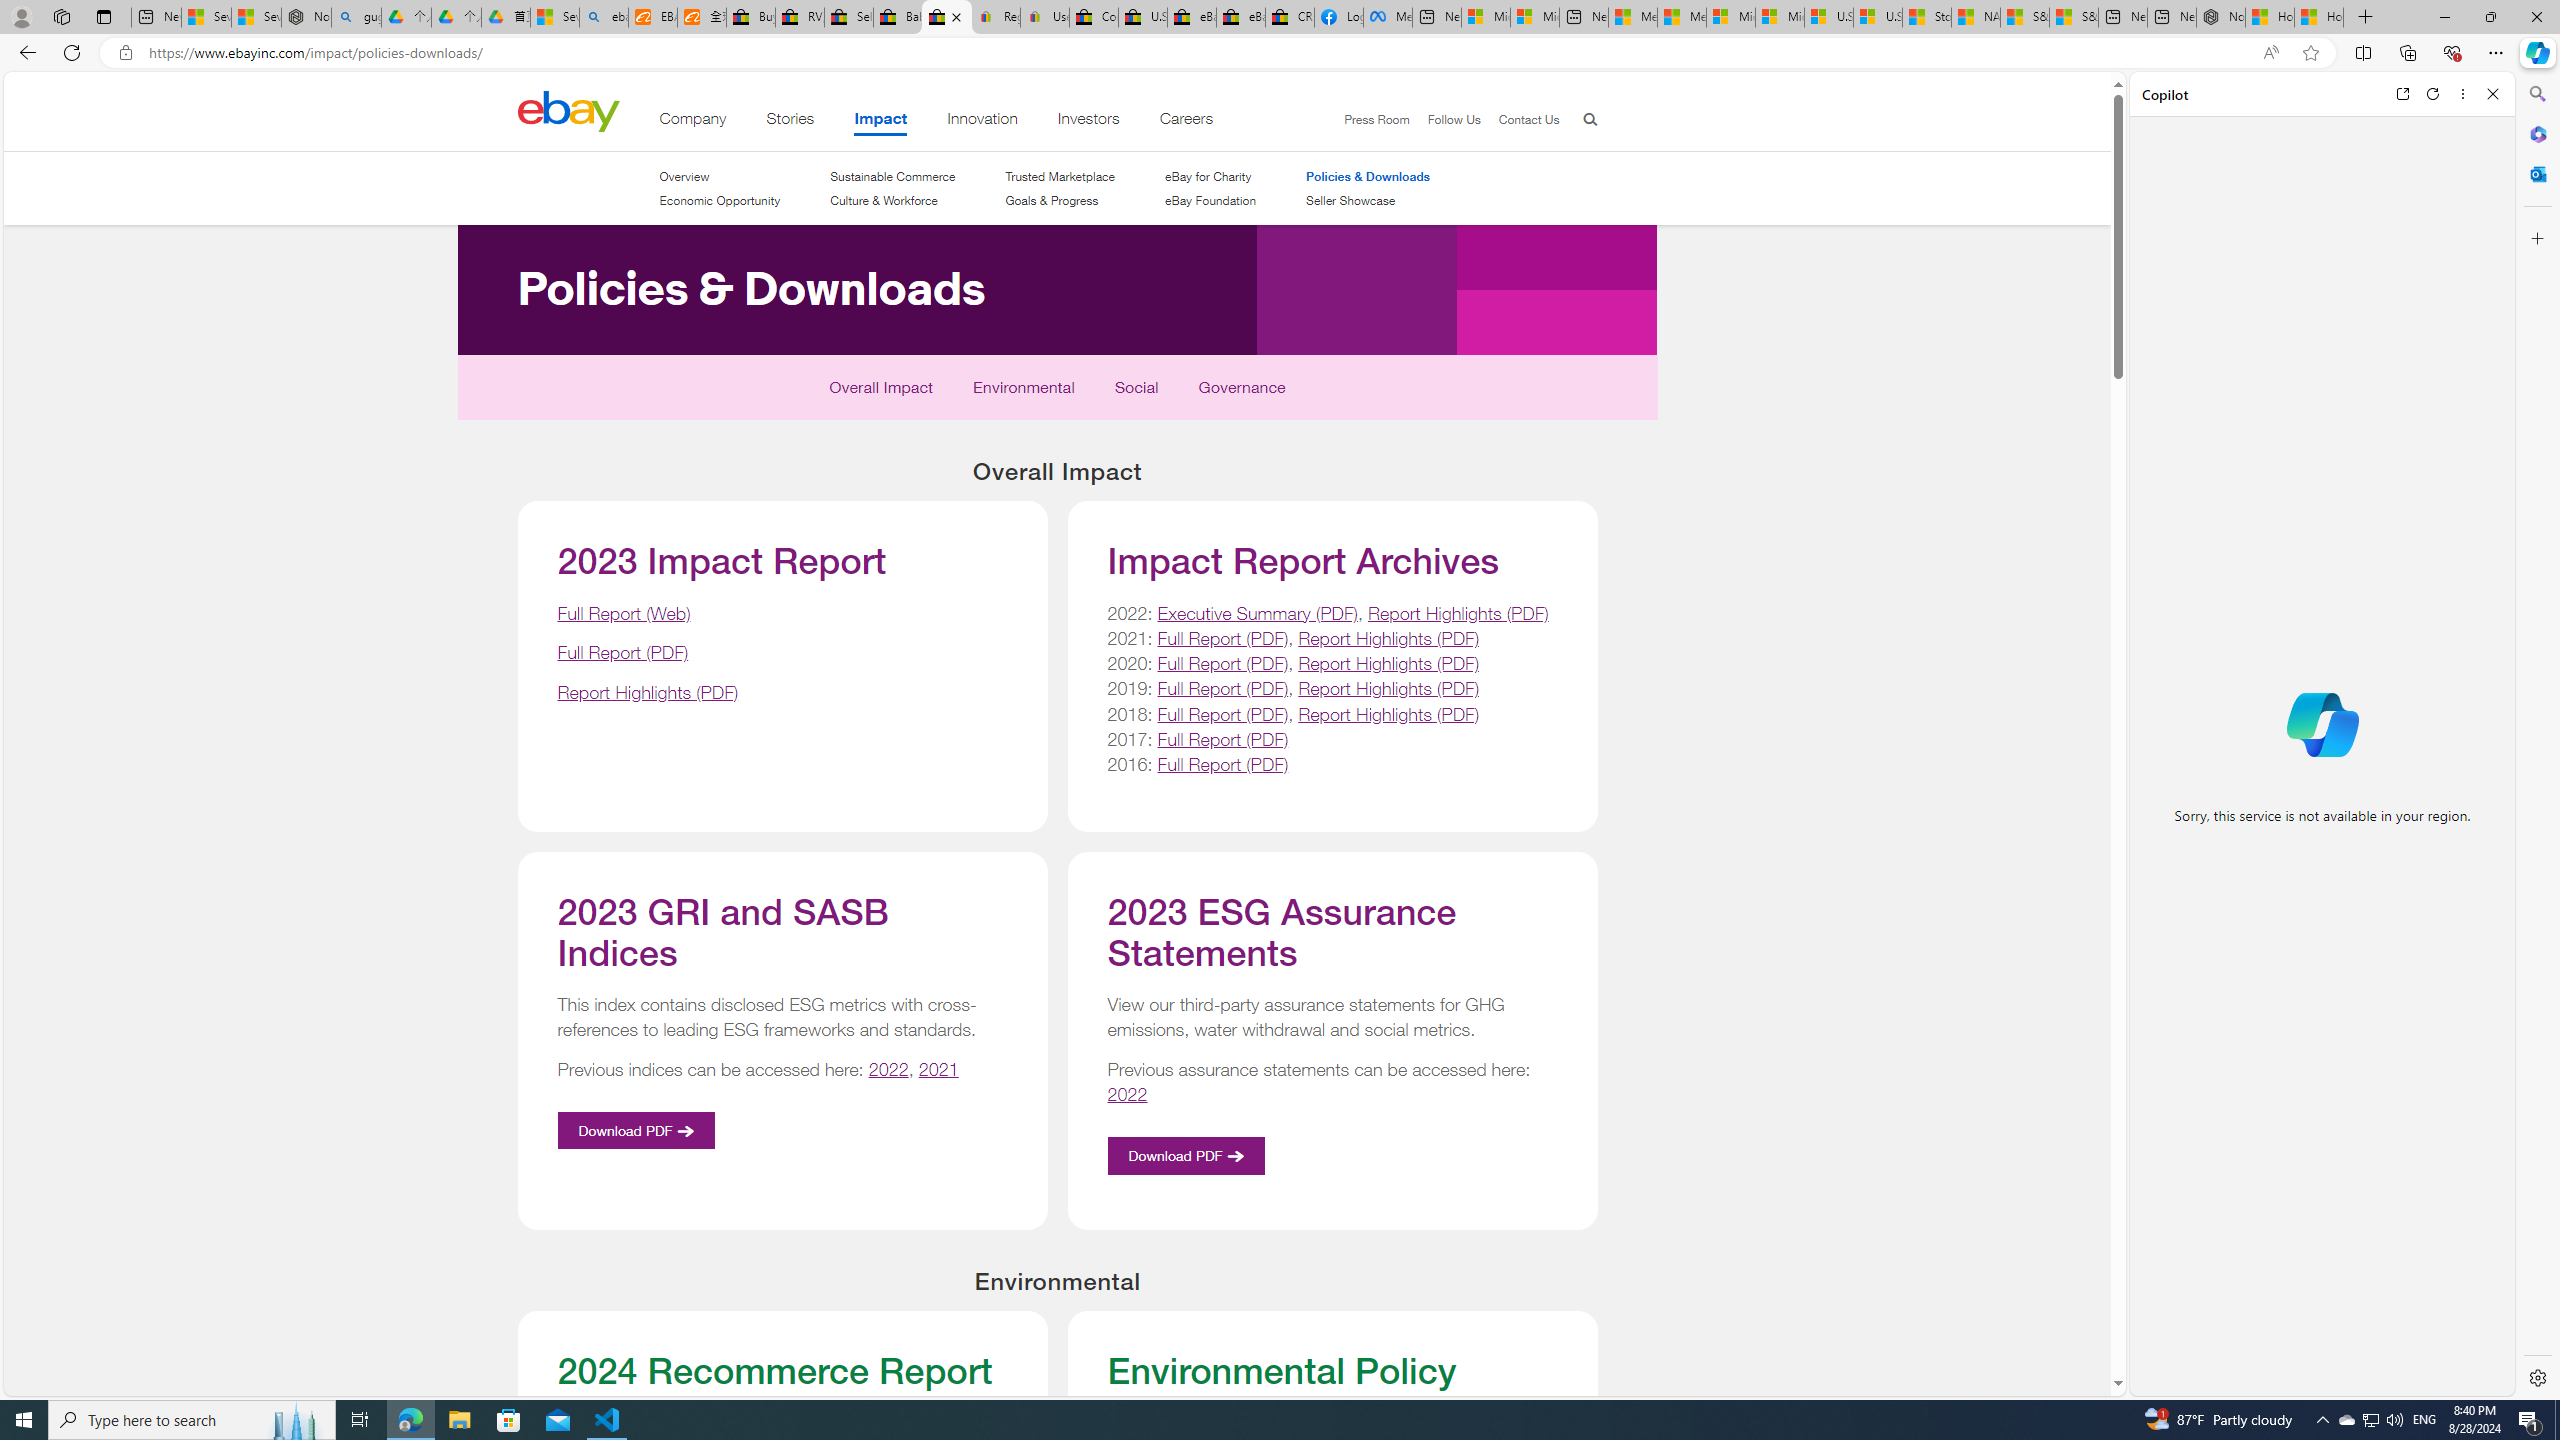 This screenshot has height=1440, width=2560. I want to click on 'Log into Facebook', so click(1337, 16).